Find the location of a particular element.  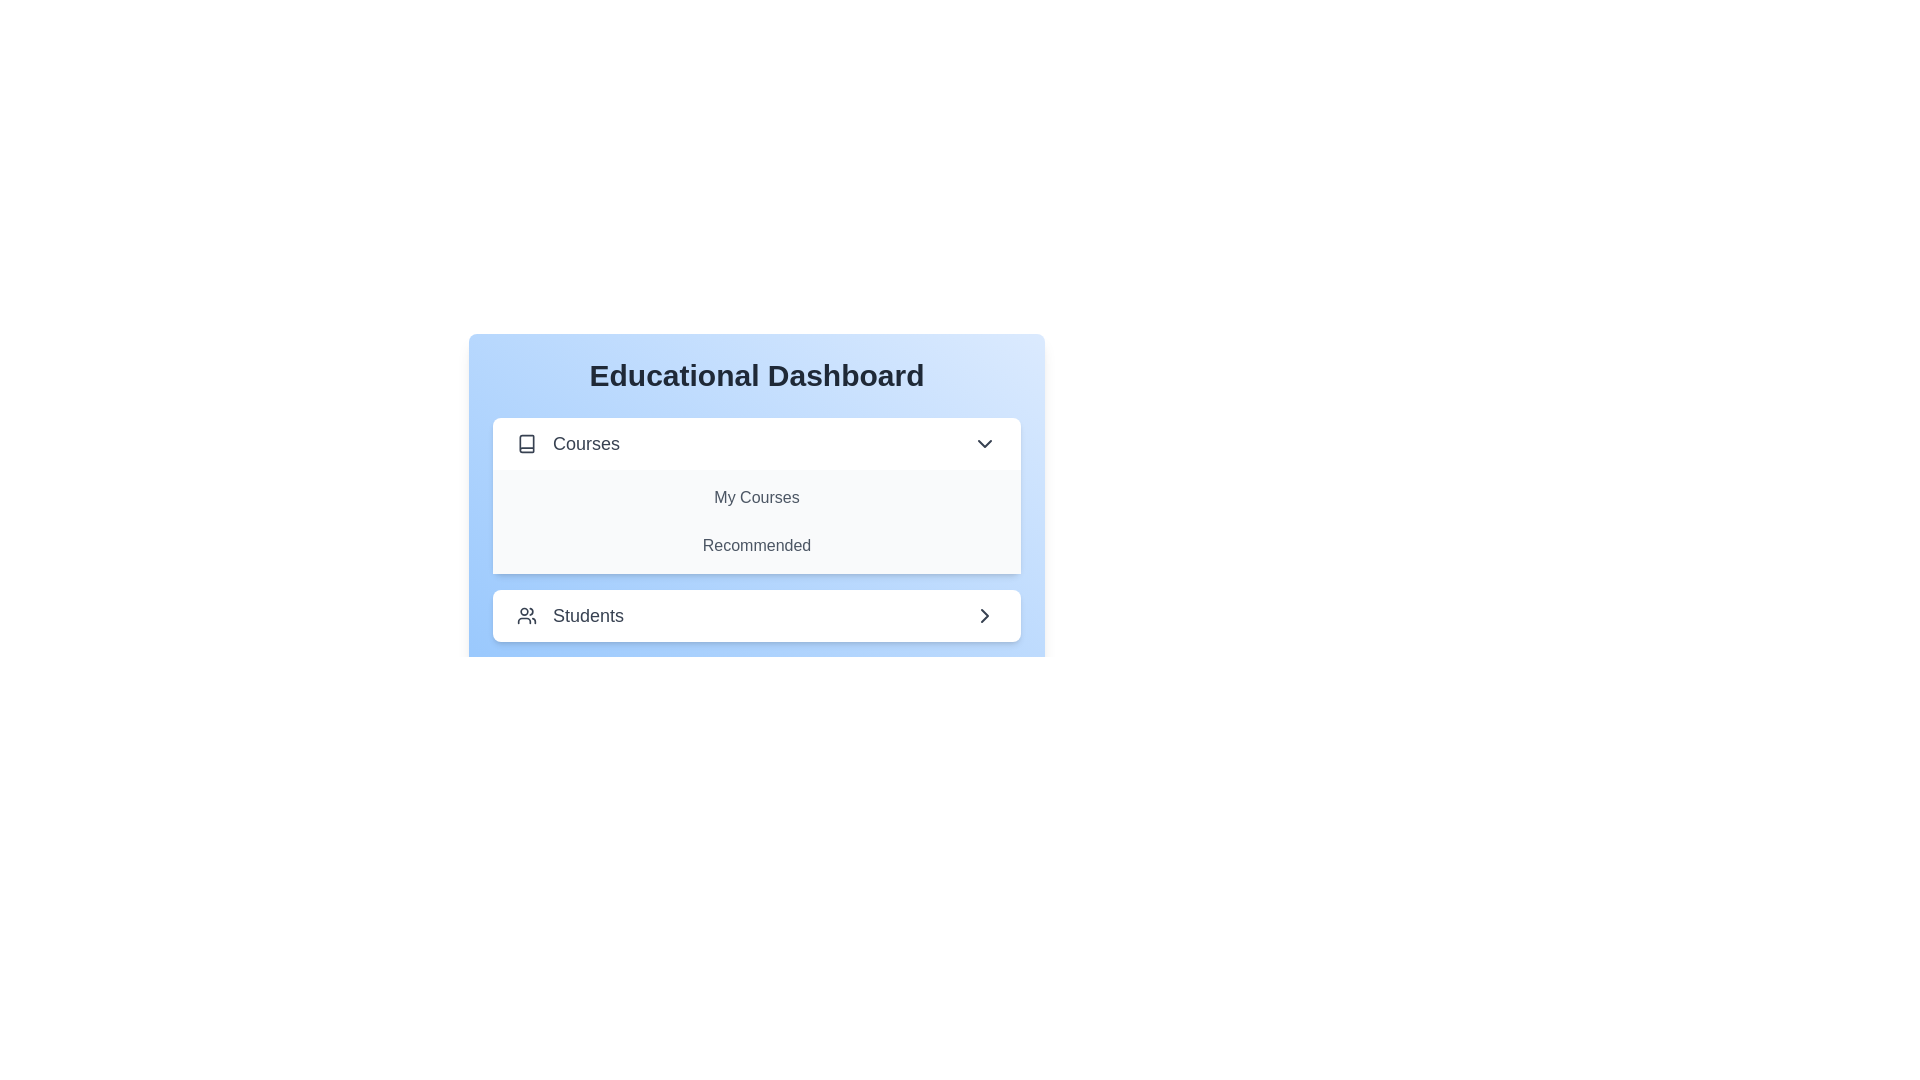

the text of the section or item Recommended is located at coordinates (756, 546).